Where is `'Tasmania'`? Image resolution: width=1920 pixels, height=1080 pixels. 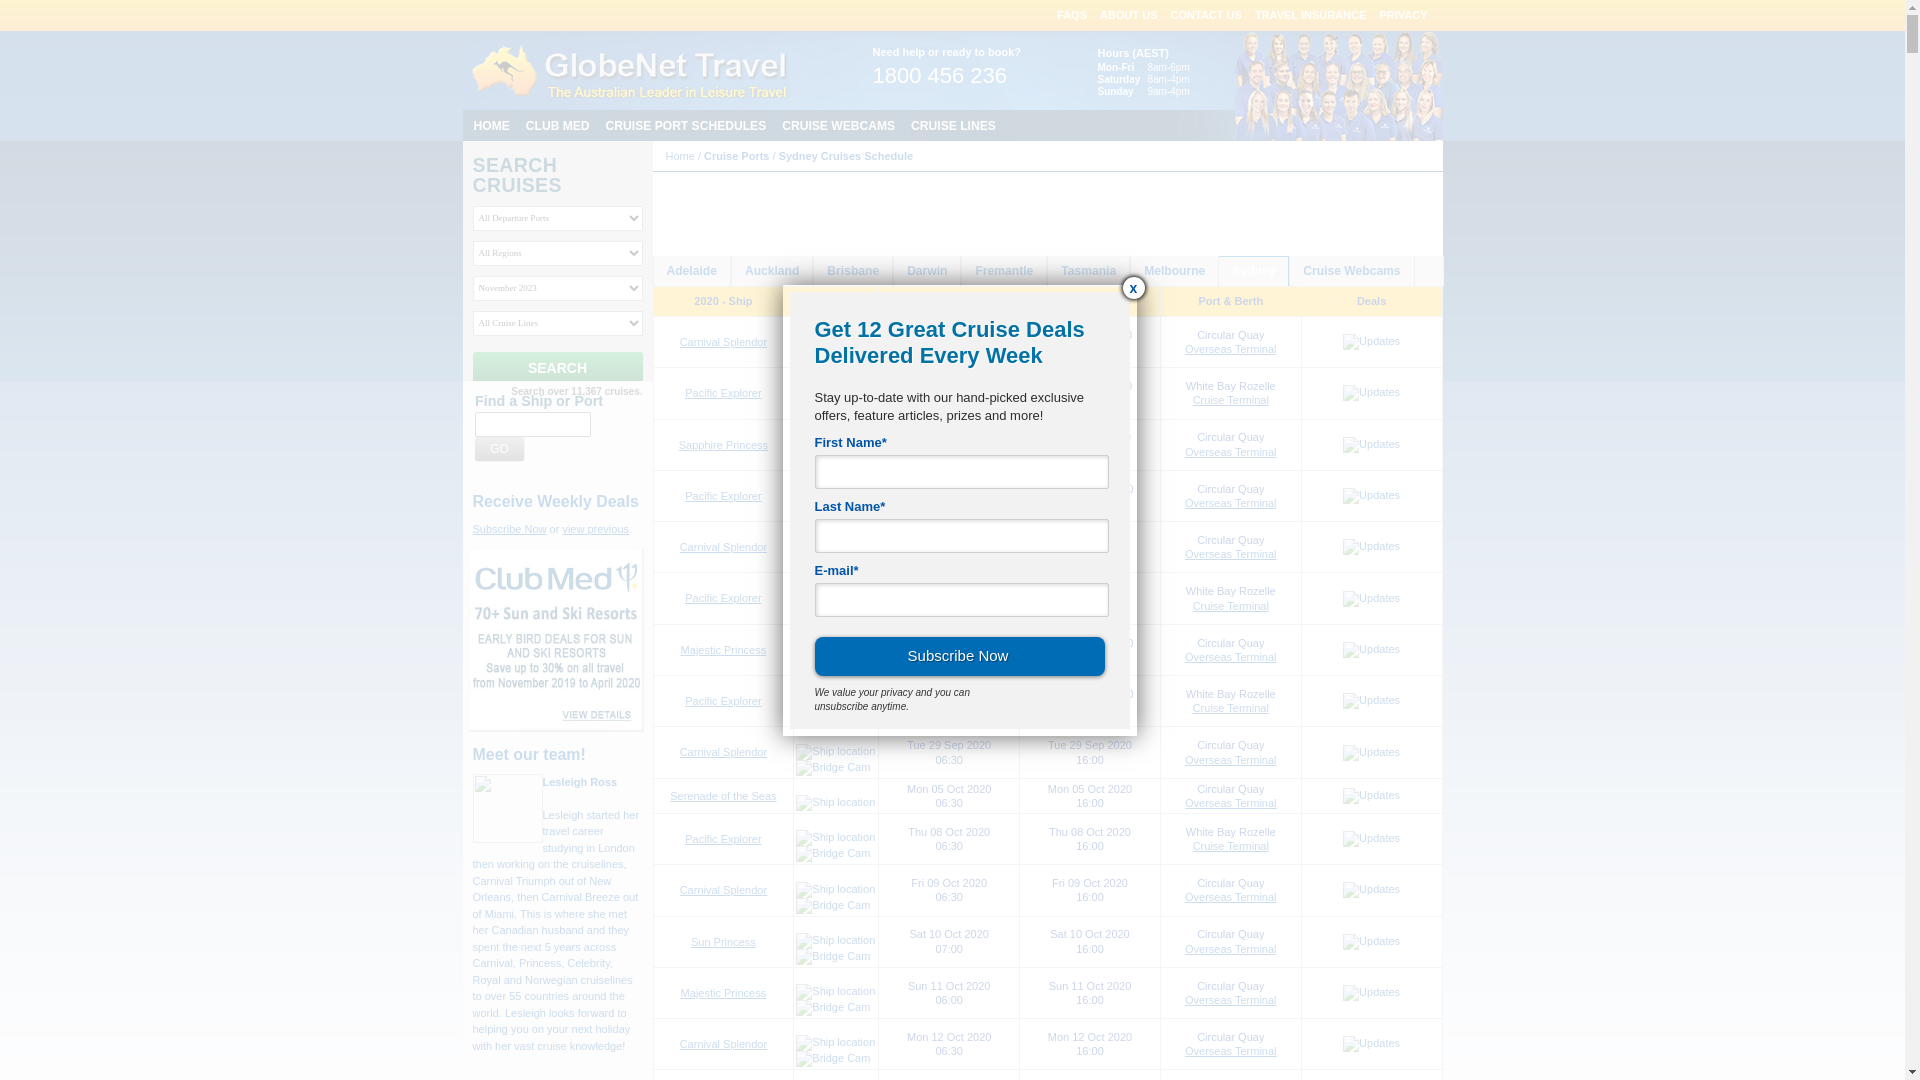
'Tasmania' is located at coordinates (1087, 271).